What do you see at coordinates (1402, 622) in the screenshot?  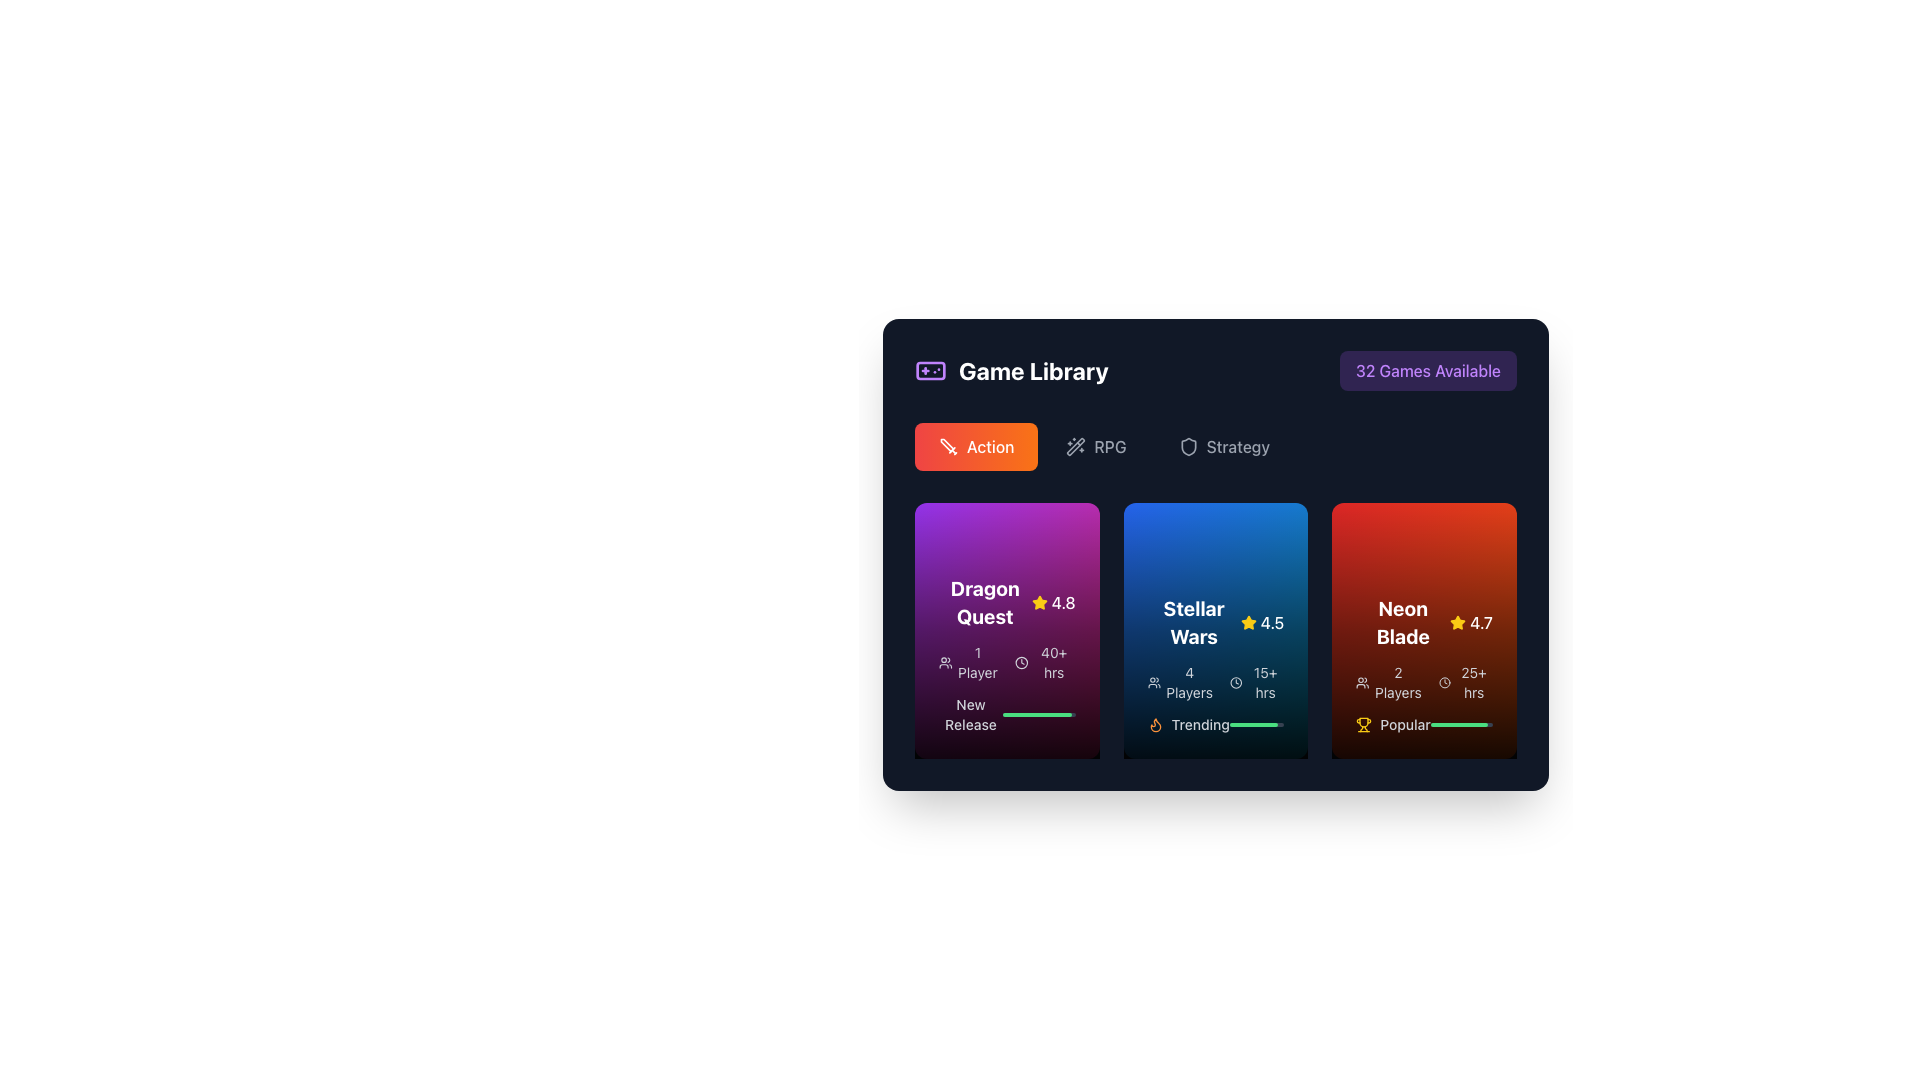 I see `the 'Neon Blade' text label, which is displayed in bold white font within a red rectangular card in the 'Game Library' section` at bounding box center [1402, 622].